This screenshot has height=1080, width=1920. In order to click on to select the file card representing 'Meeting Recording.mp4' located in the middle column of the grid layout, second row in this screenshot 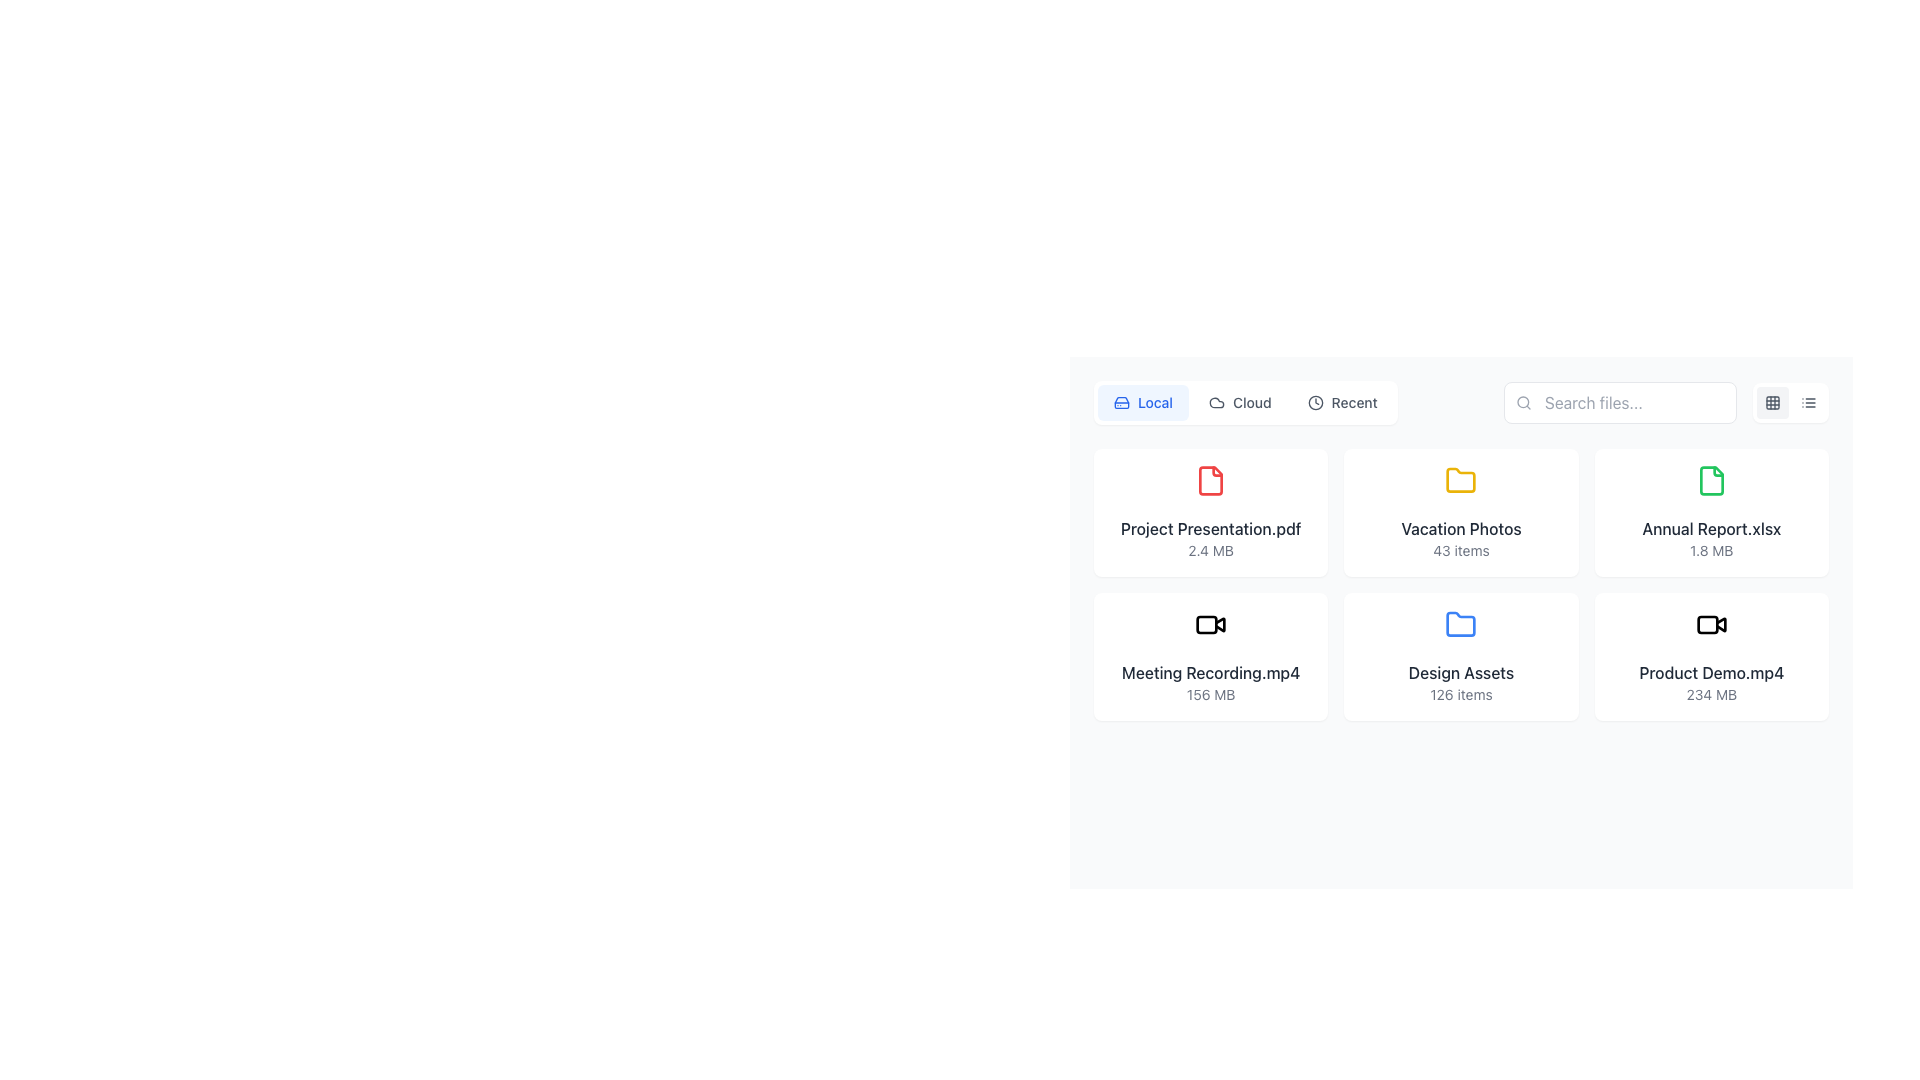, I will do `click(1210, 656)`.